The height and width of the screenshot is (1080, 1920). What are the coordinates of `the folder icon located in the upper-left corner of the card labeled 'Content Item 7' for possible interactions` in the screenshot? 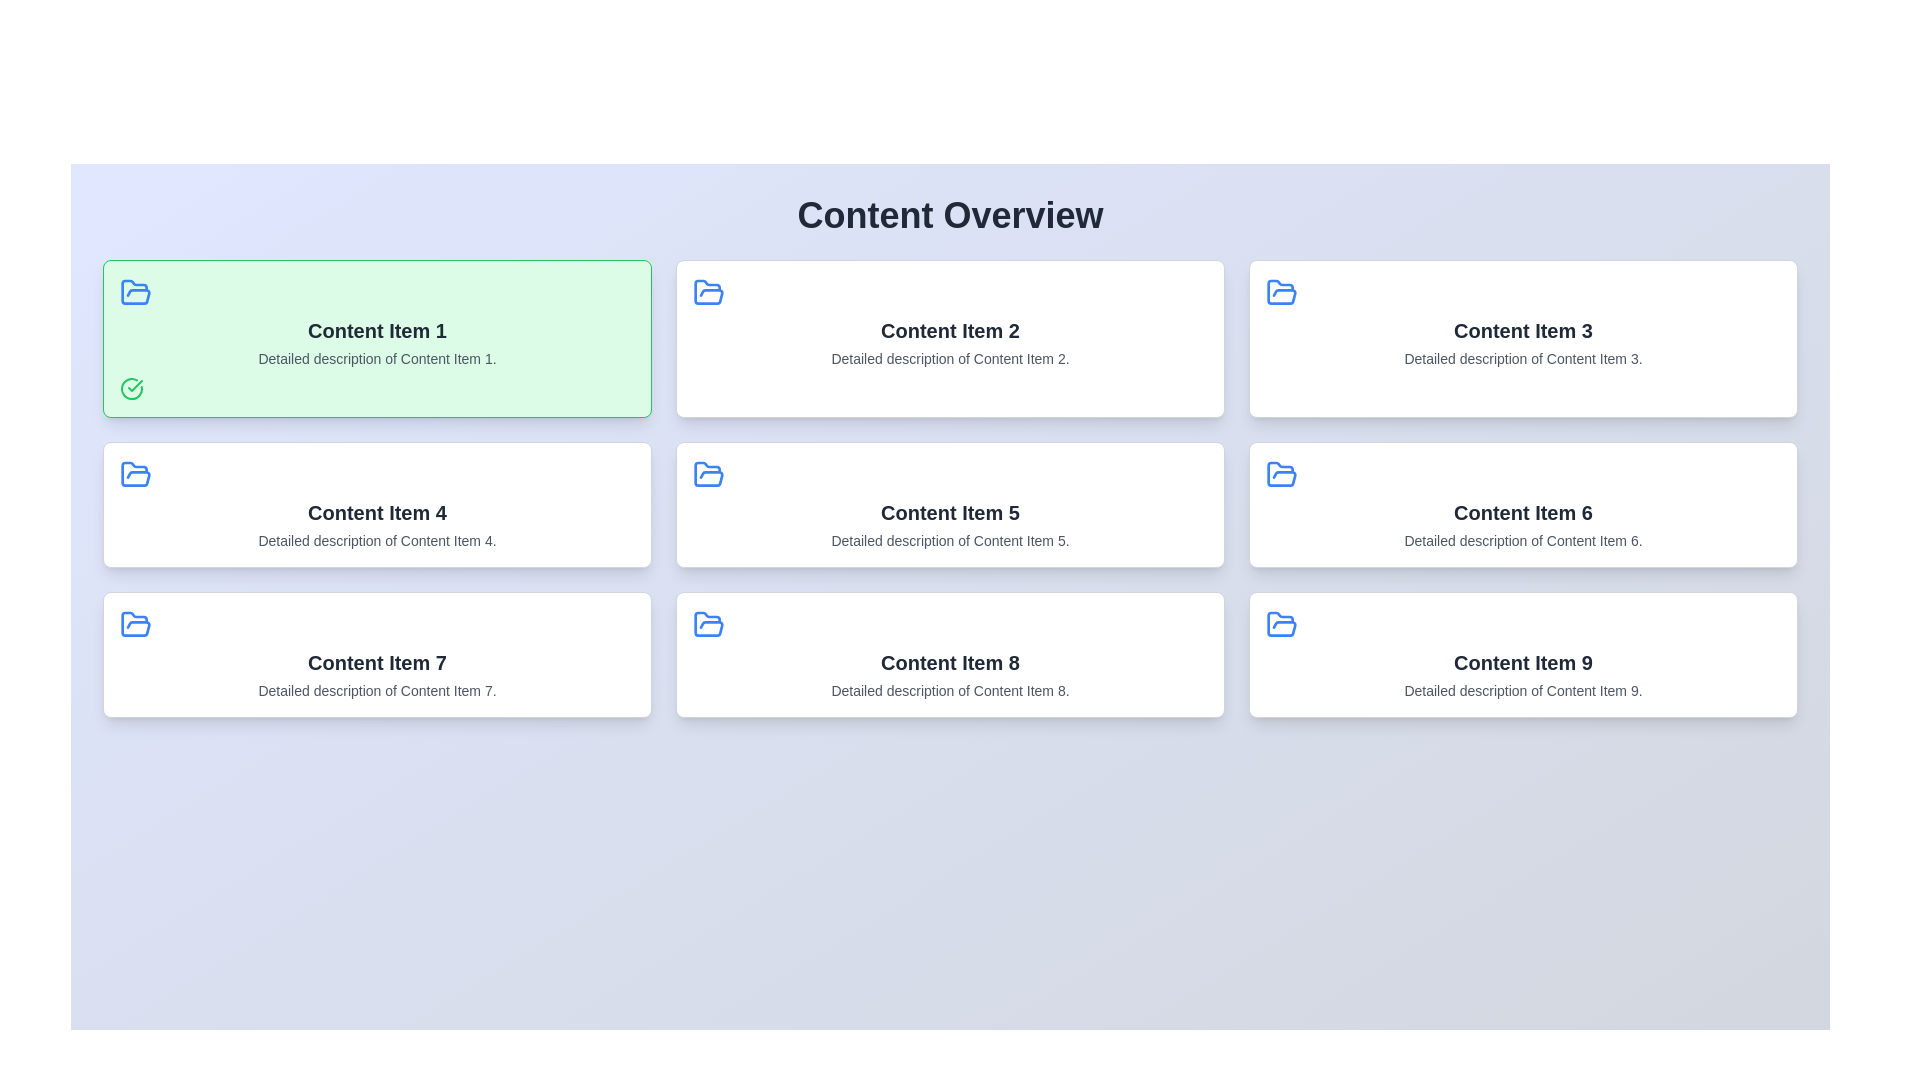 It's located at (134, 623).